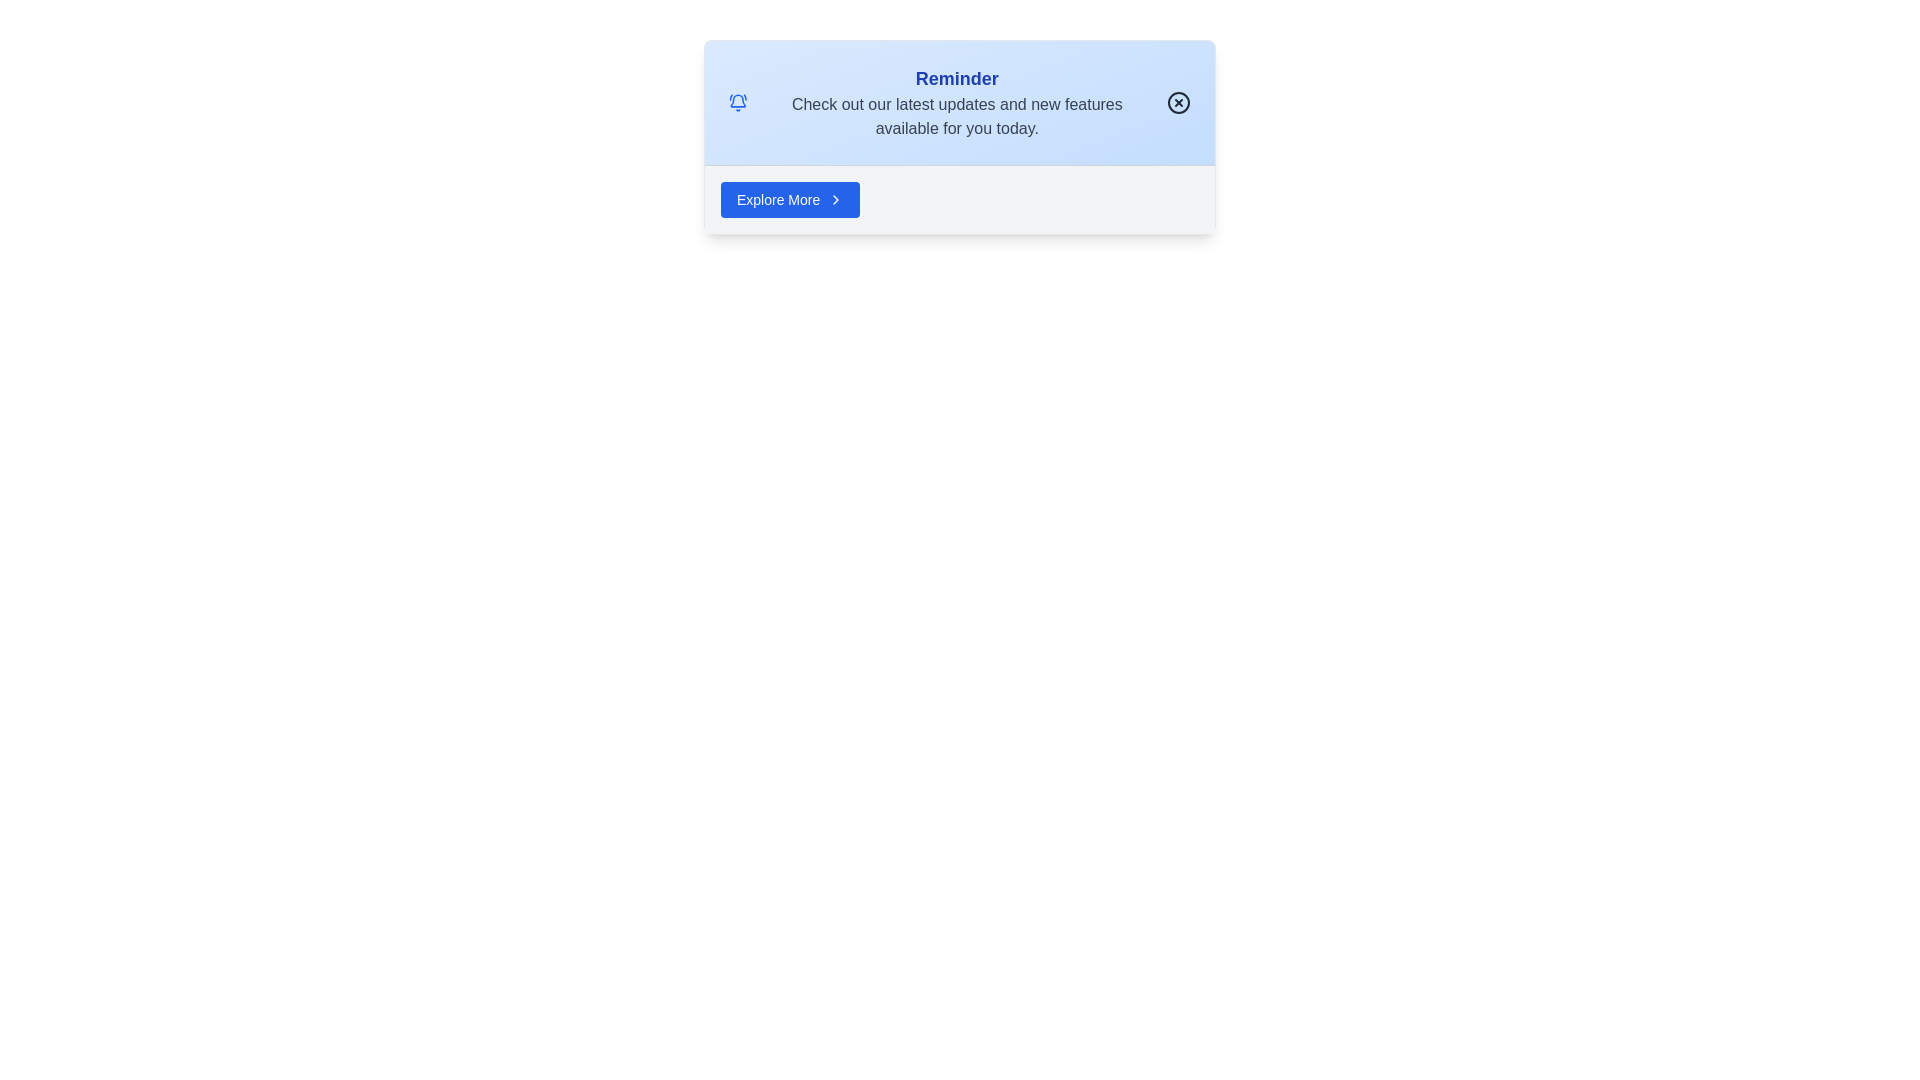 This screenshot has height=1080, width=1920. What do you see at coordinates (1179, 103) in the screenshot?
I see `the circular close button located at the top-right corner of the notification card` at bounding box center [1179, 103].